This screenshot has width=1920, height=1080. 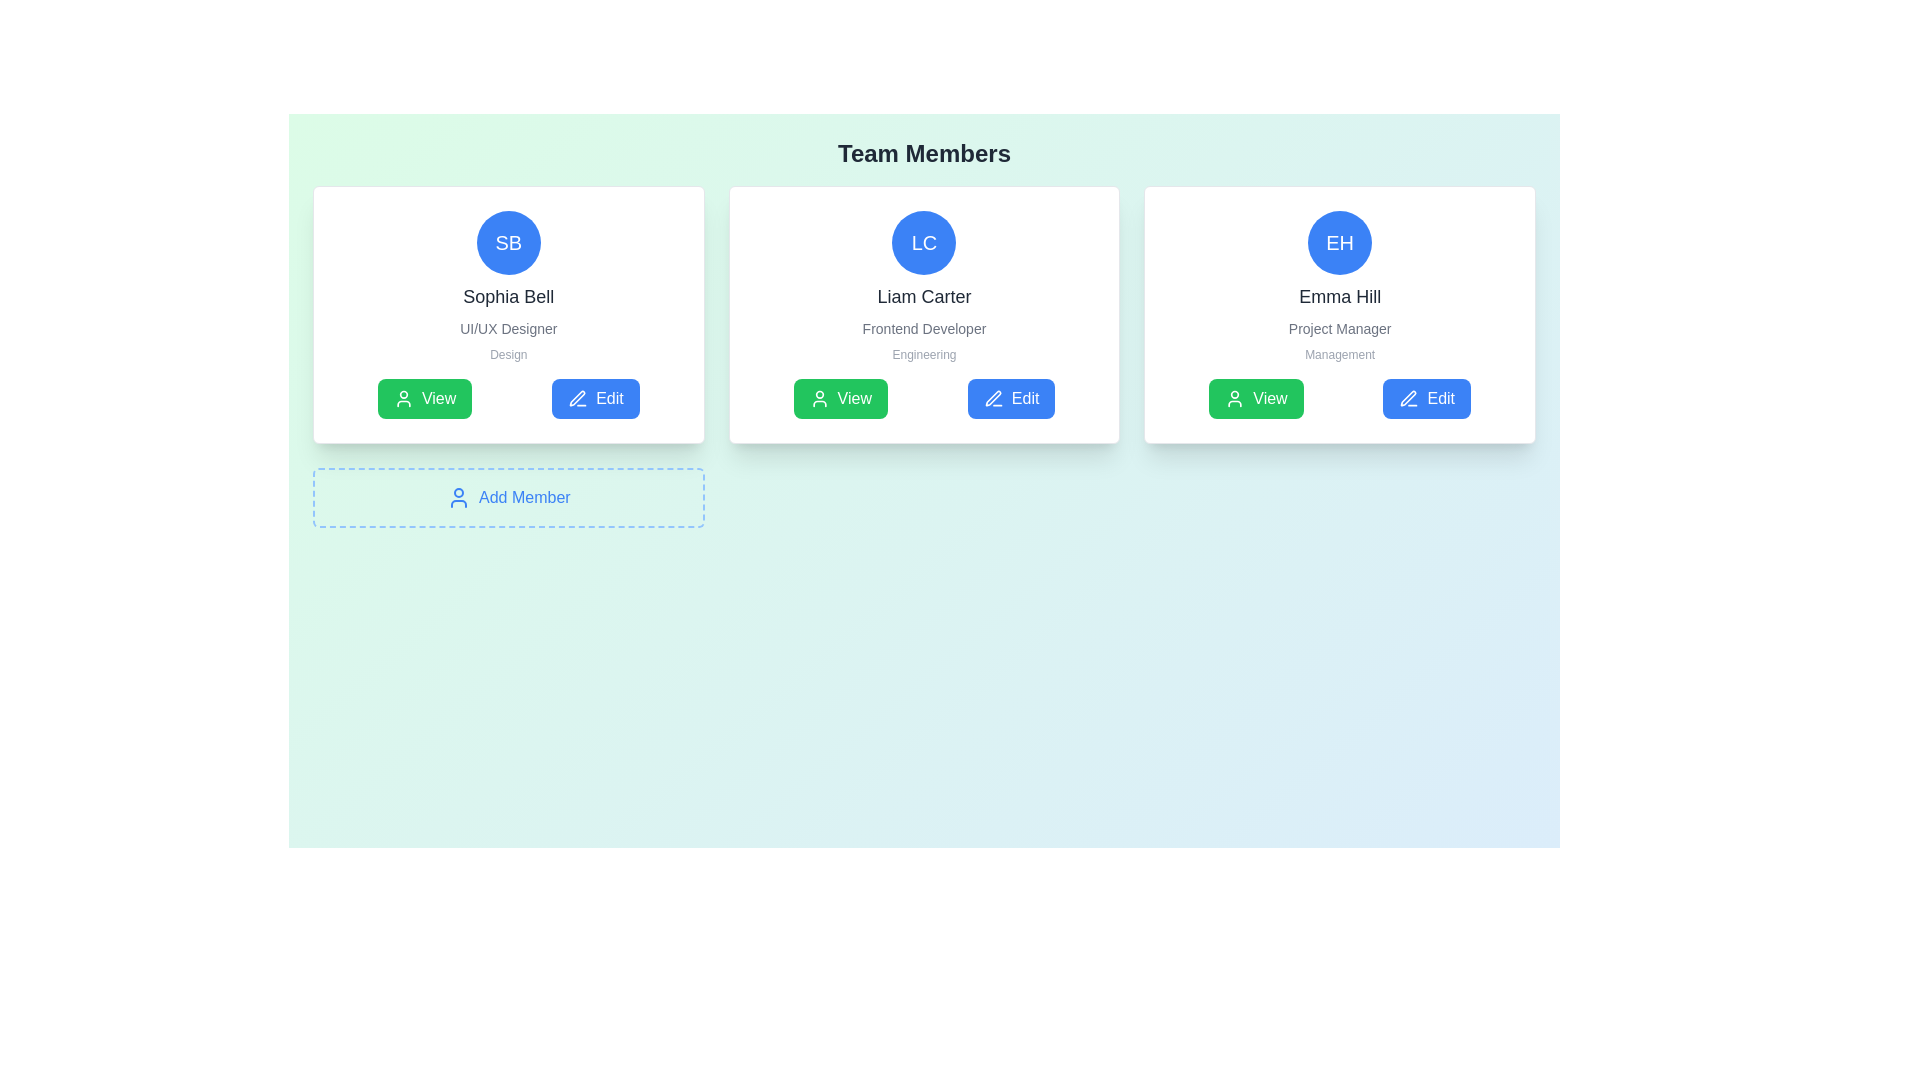 What do you see at coordinates (458, 496) in the screenshot?
I see `the blue user profile silhouette icon located to the left of the 'Add Member' text, which is part of a clickable component within a dashed rectangle` at bounding box center [458, 496].